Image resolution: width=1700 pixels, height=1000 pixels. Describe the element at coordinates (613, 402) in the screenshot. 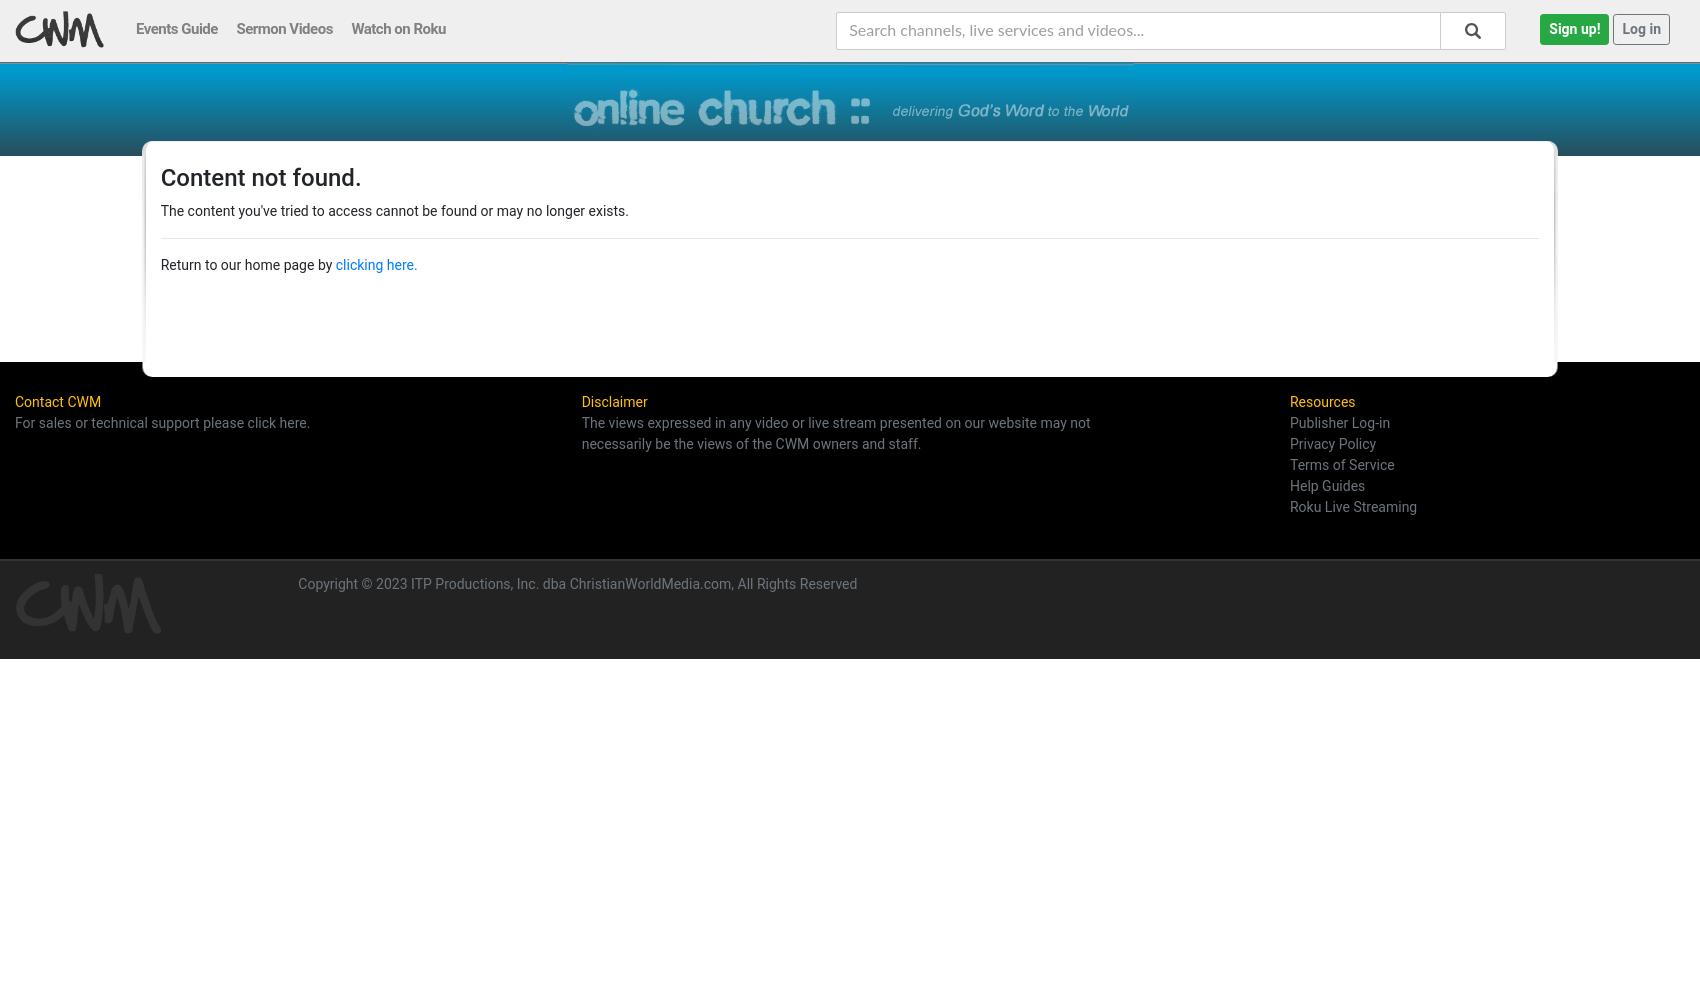

I see `'Disclaimer'` at that location.